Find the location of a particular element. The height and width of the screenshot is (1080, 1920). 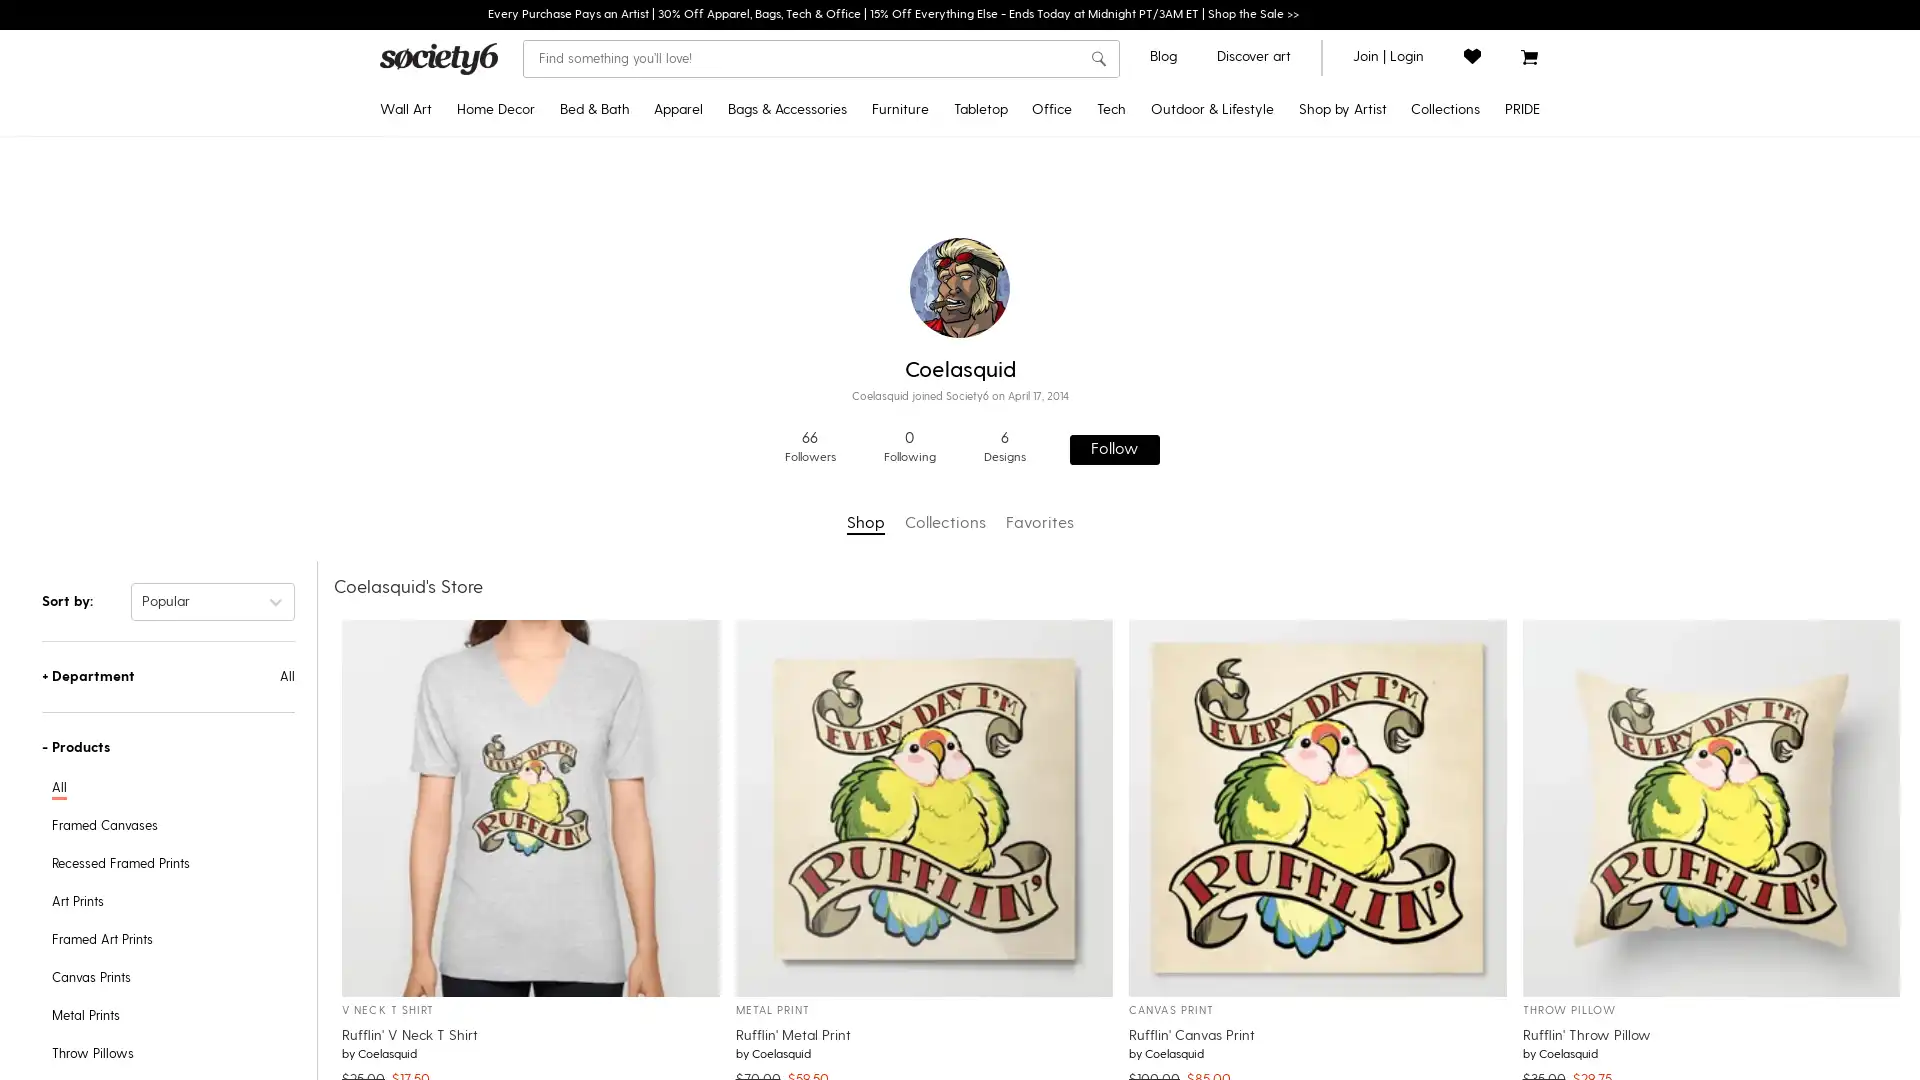

+Department All is located at coordinates (168, 675).